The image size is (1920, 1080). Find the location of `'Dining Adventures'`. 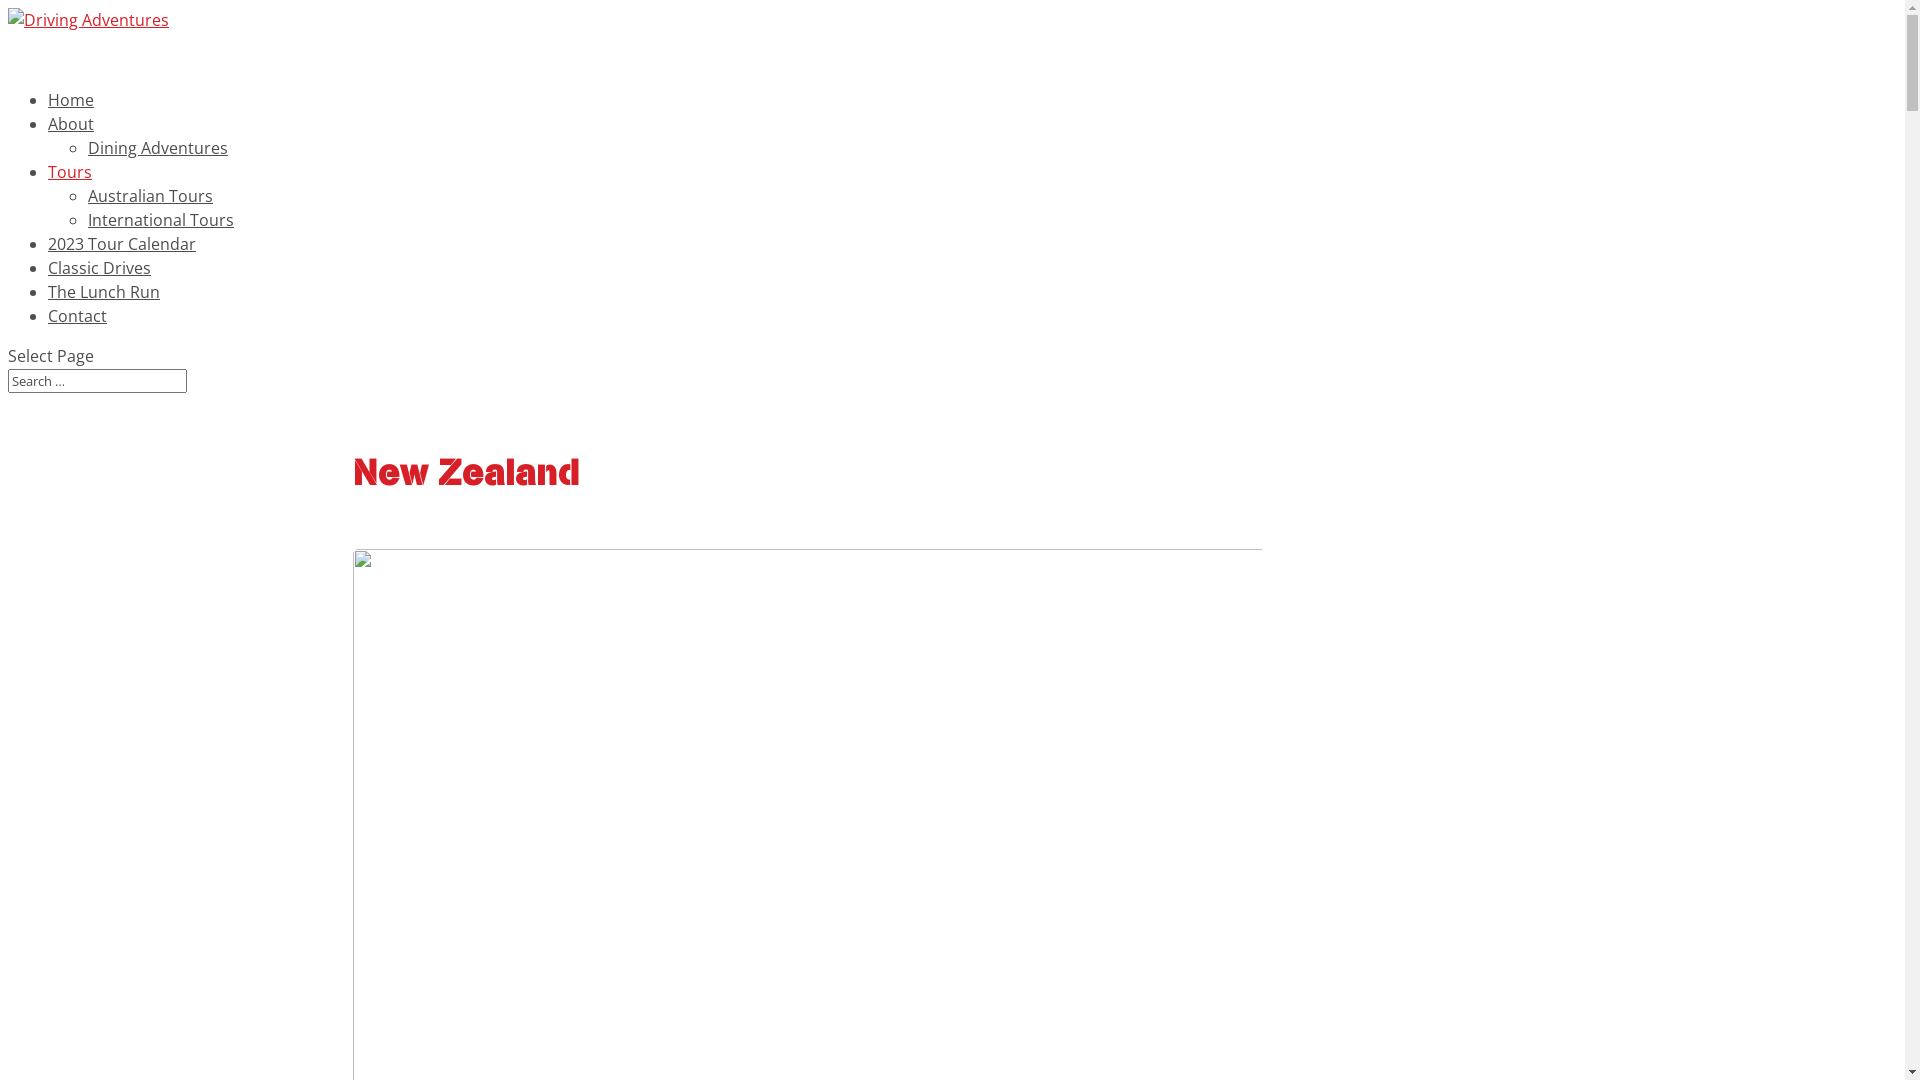

'Dining Adventures' is located at coordinates (86, 146).